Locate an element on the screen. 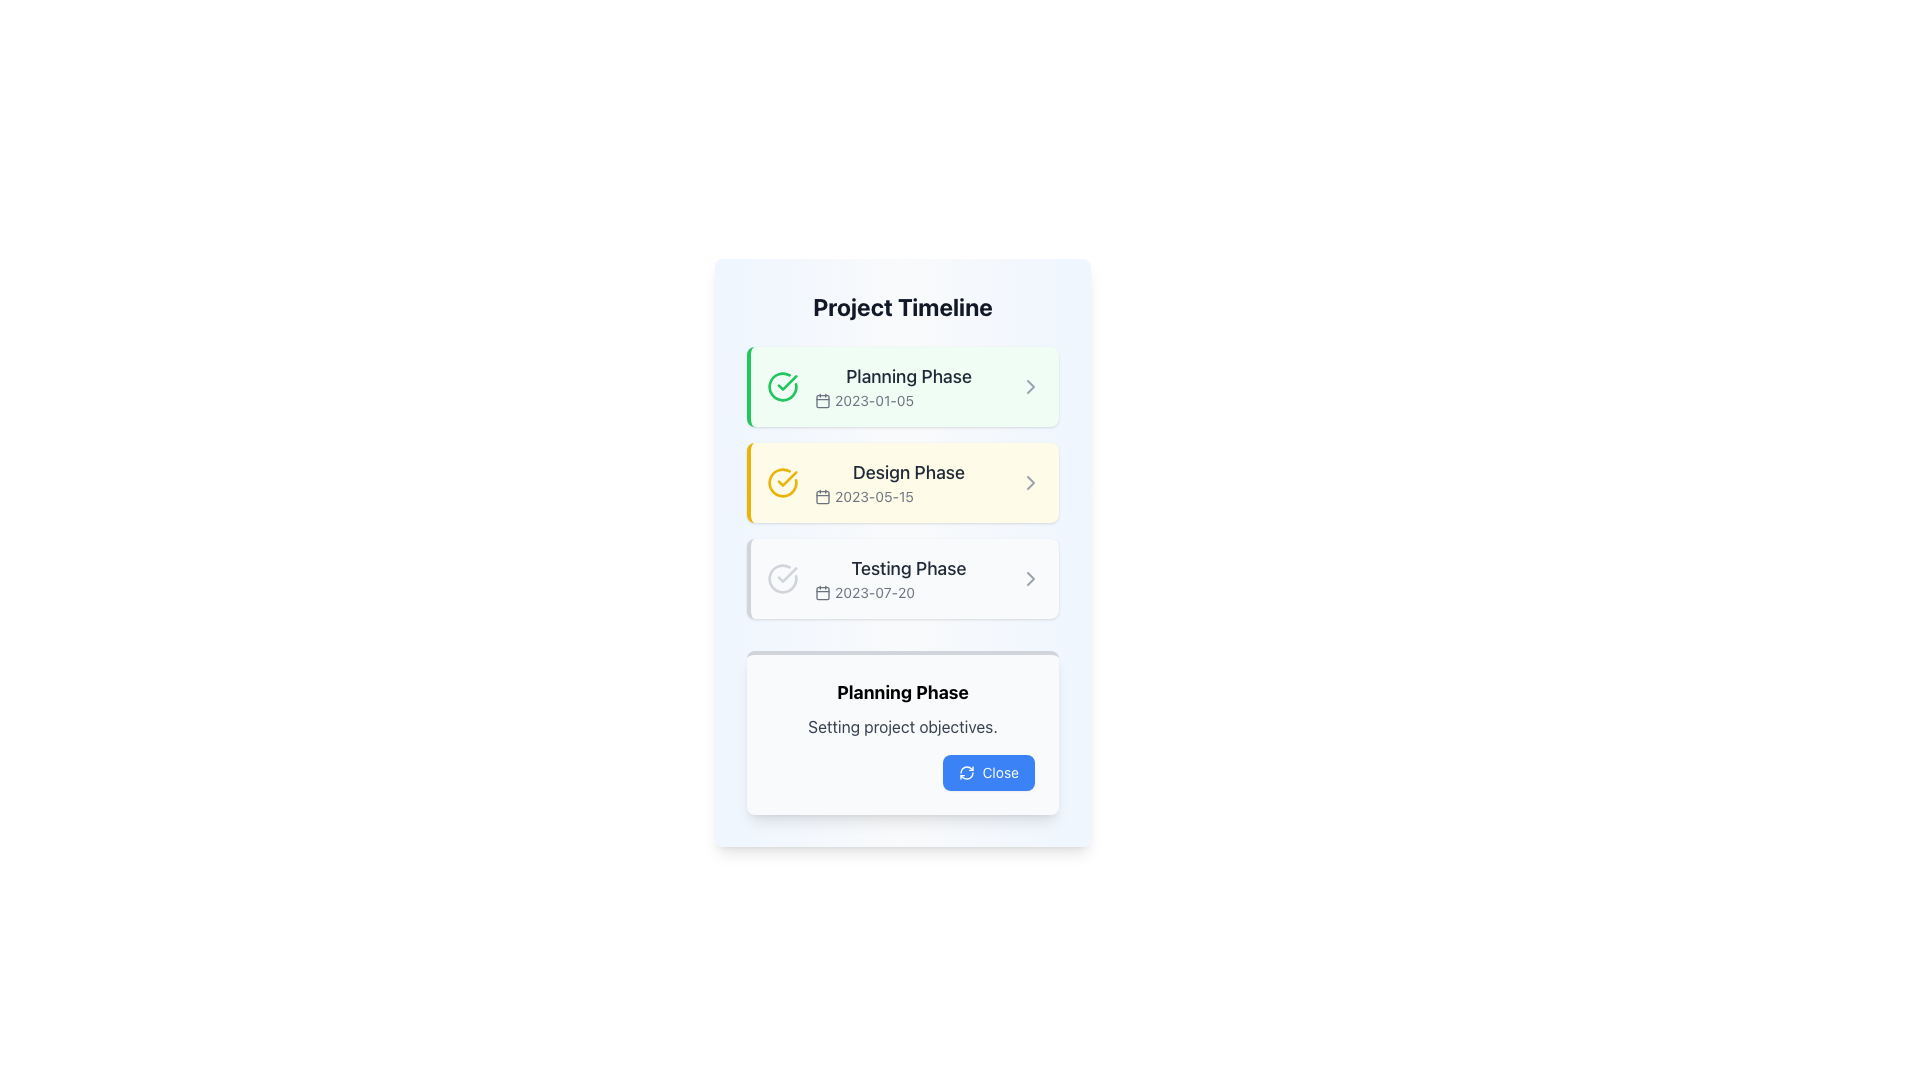  the small green checkmark icon in the 'Planning Phase' card is located at coordinates (786, 382).